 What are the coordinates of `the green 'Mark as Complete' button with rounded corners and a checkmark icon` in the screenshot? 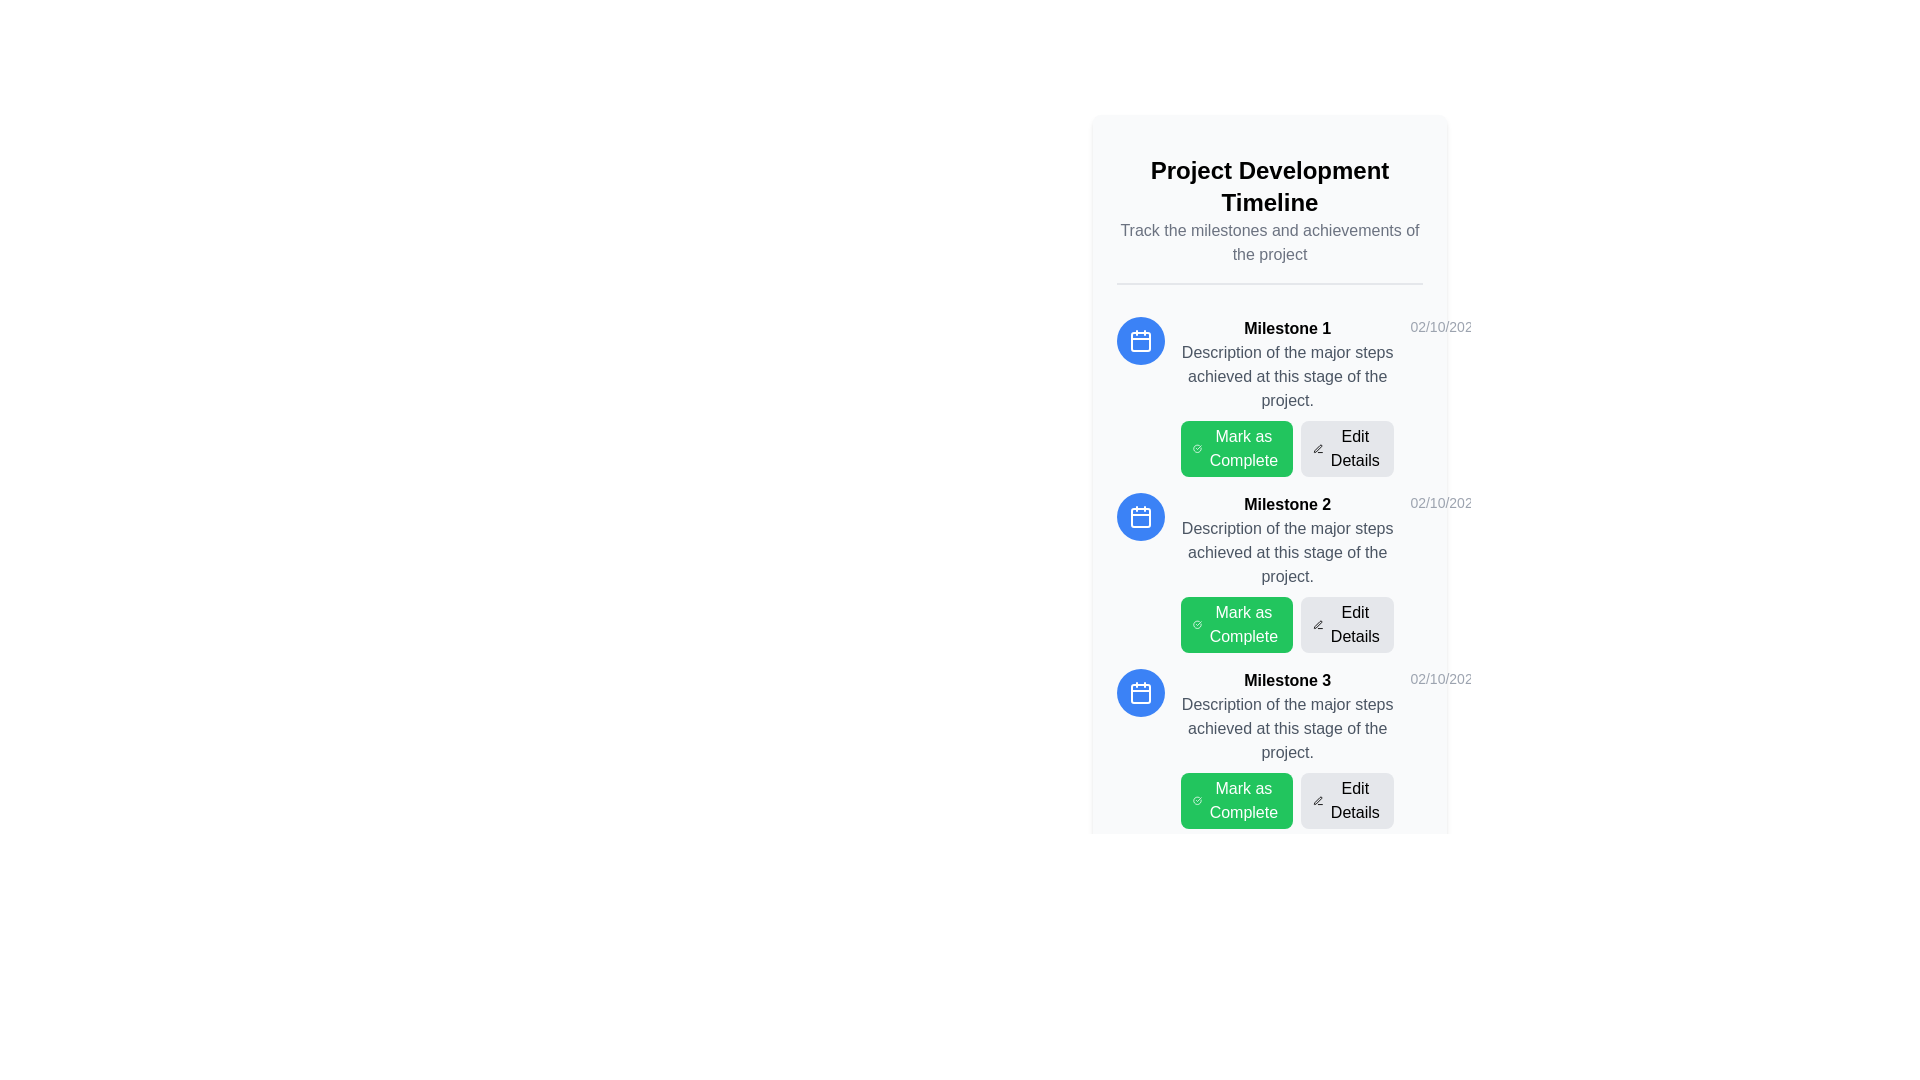 It's located at (1236, 447).